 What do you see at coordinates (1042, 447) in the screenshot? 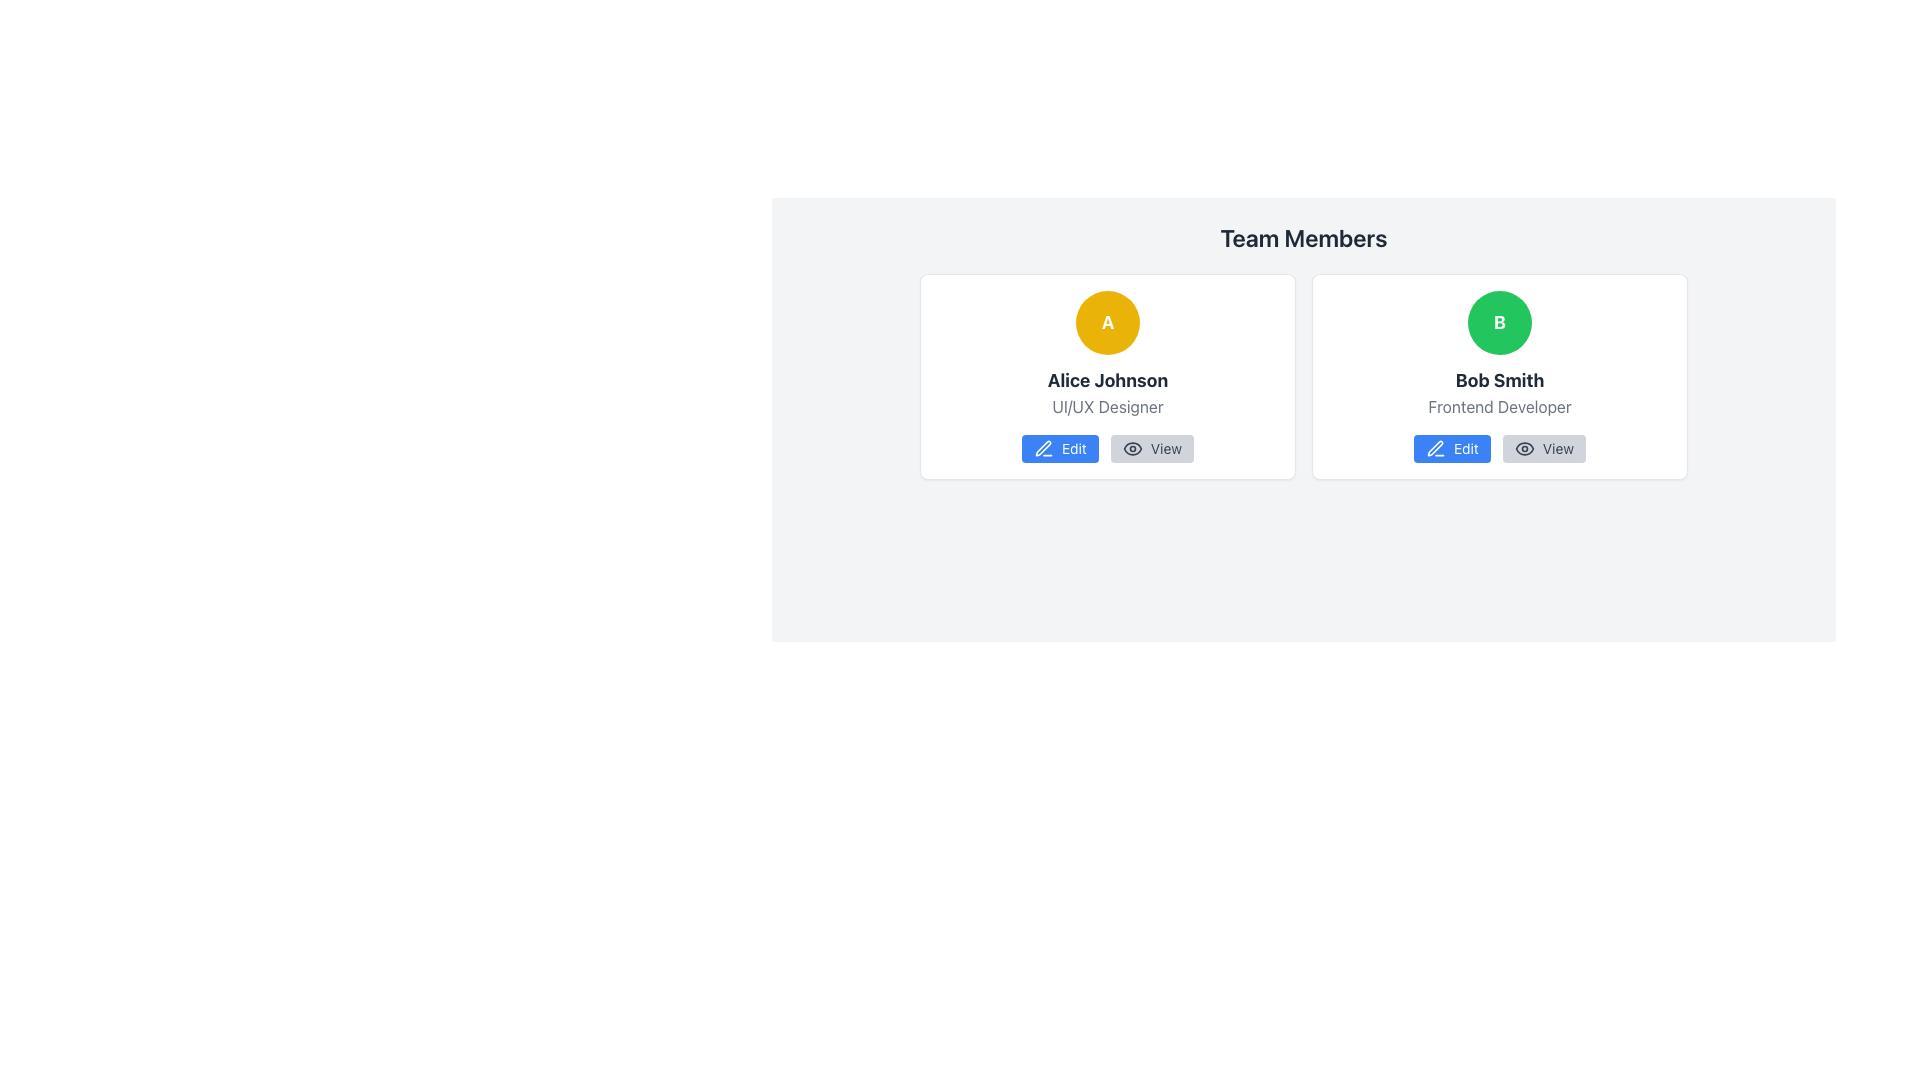
I see `the pen-shaped icon located to the left of the 'Edit' button under the Alice Johnson card in the Team Members section for visual reference` at bounding box center [1042, 447].